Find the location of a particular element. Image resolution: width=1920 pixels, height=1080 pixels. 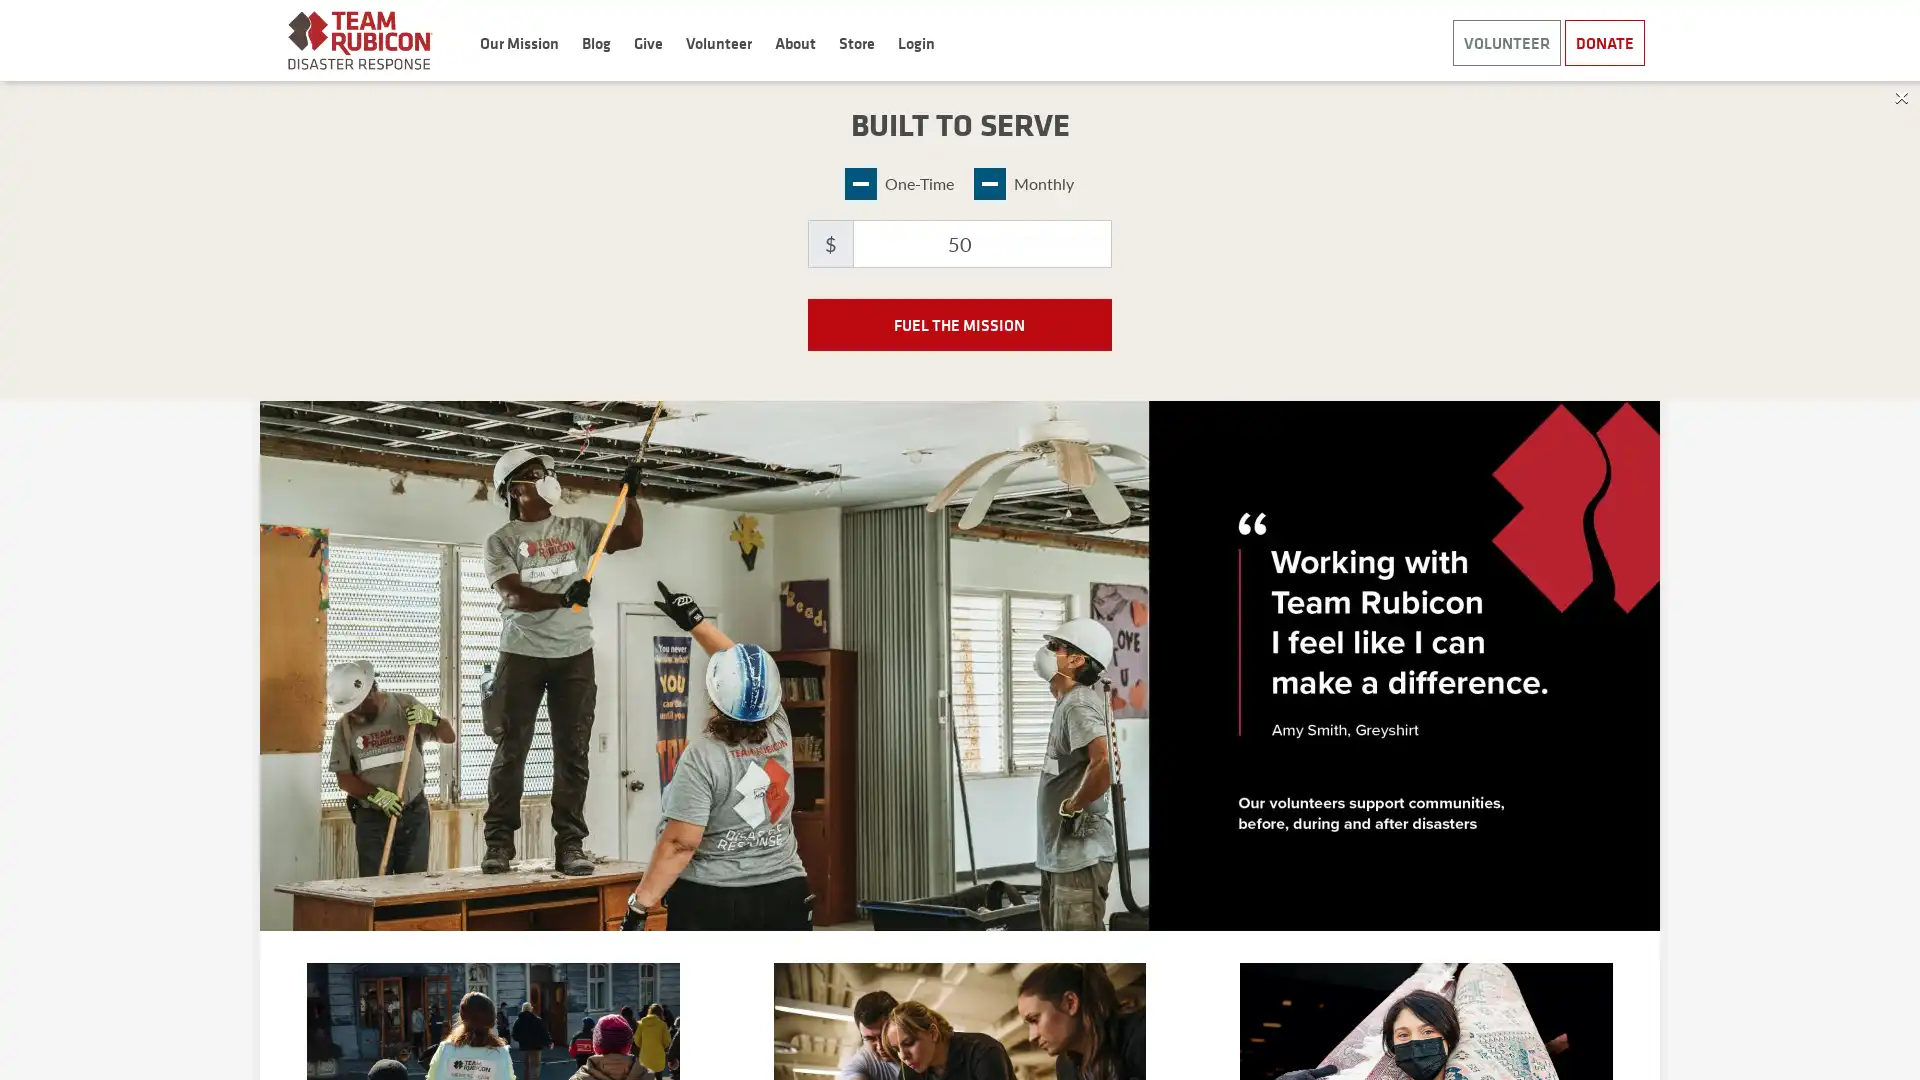

DONATE is located at coordinates (1604, 42).